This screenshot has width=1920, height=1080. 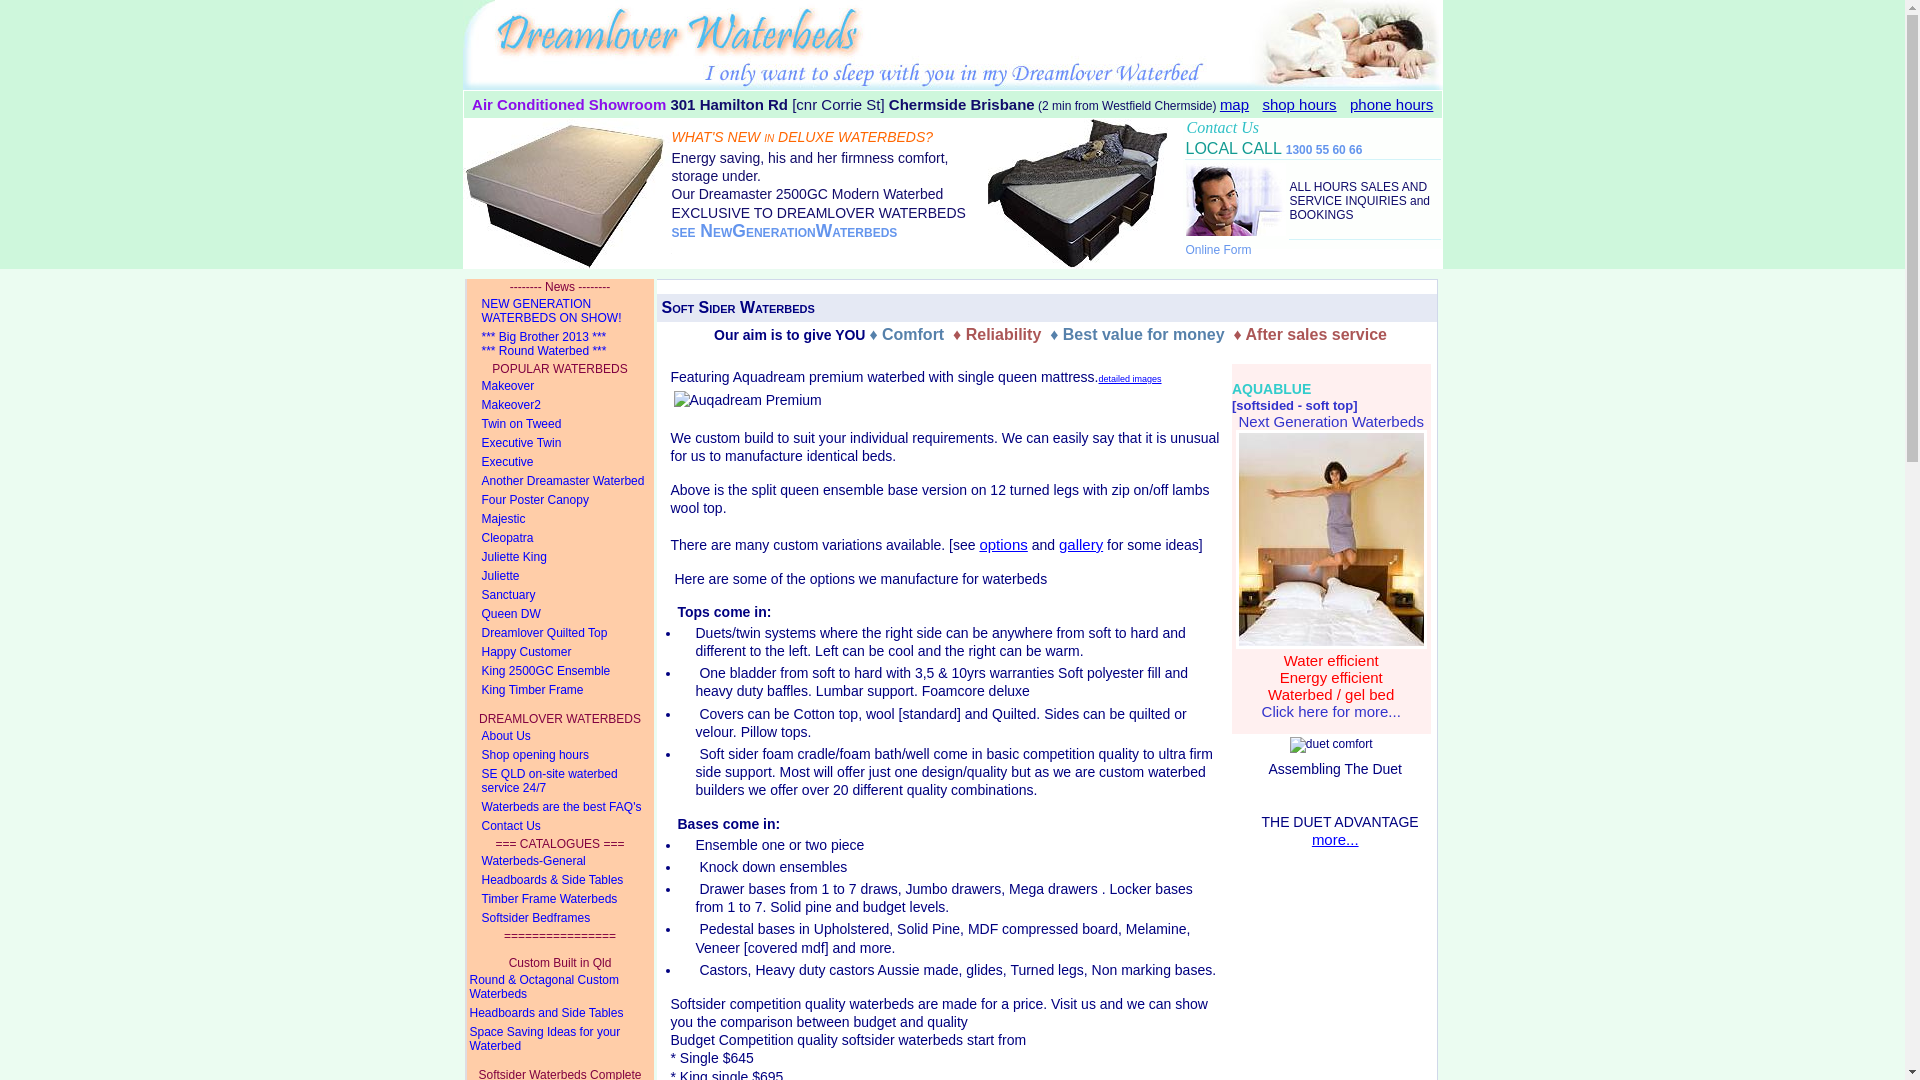 I want to click on 'Four Poster Canopy', so click(x=559, y=499).